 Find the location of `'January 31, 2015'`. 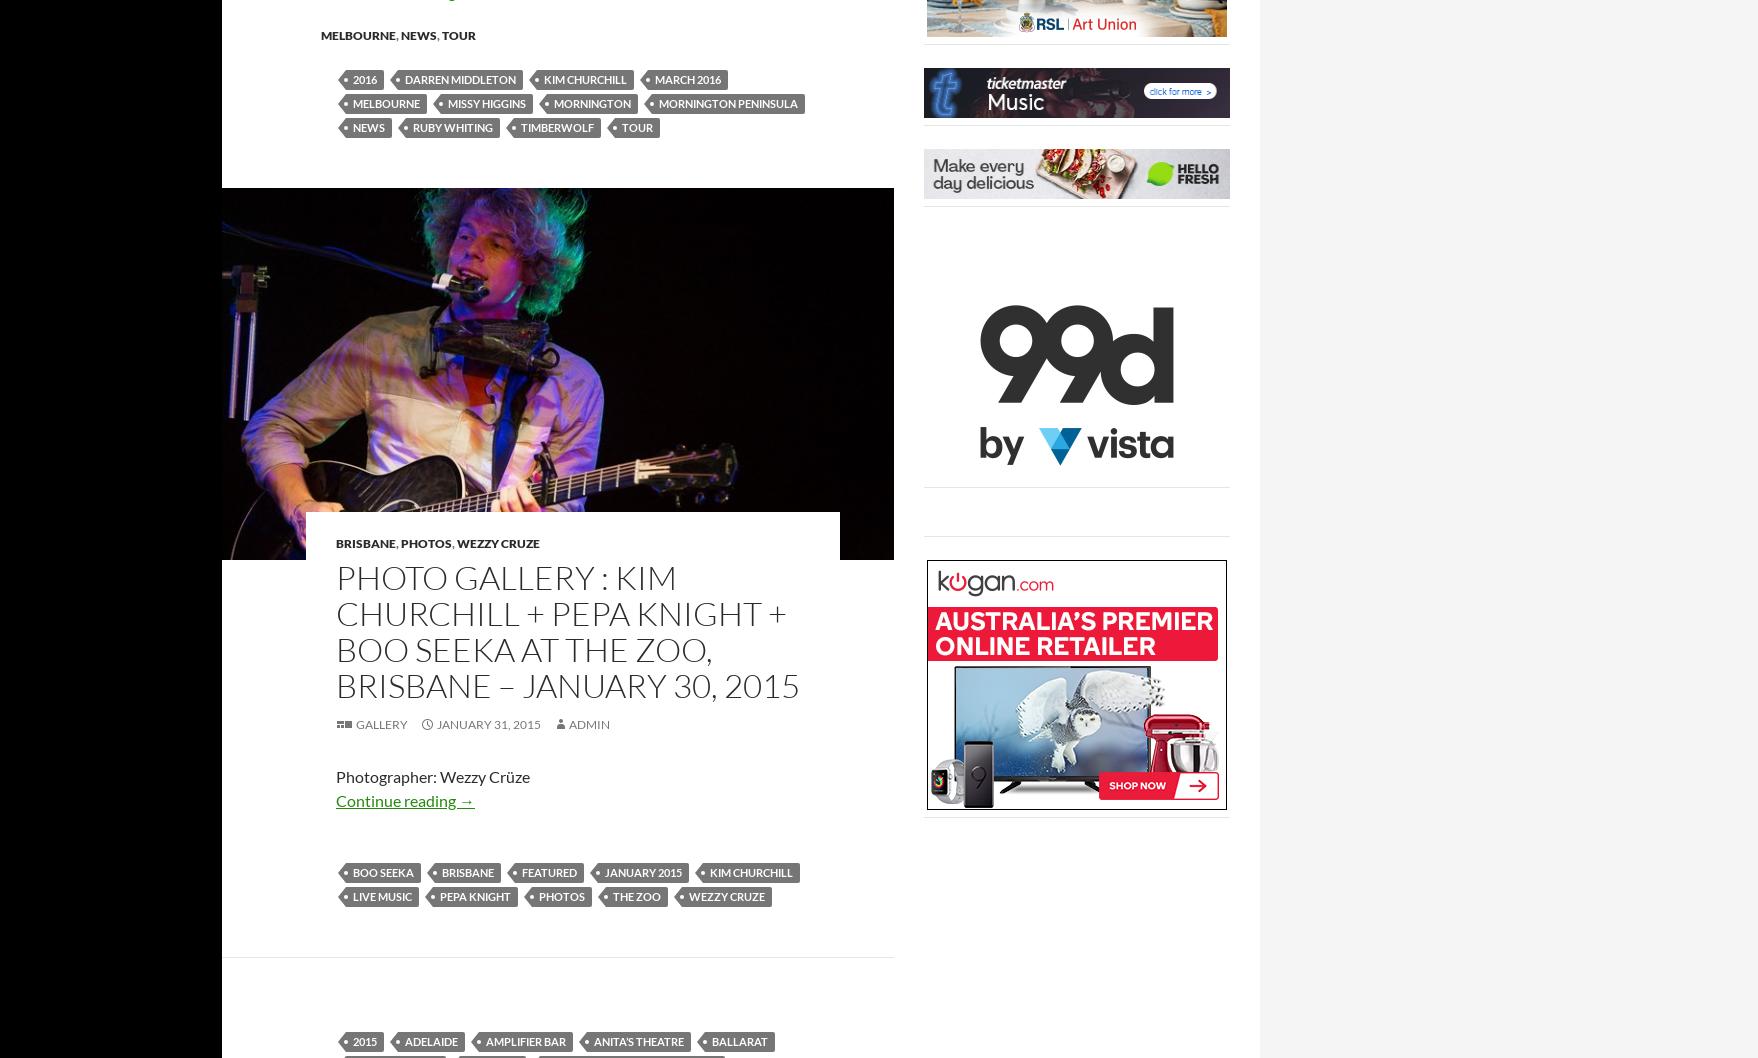

'January 31, 2015' is located at coordinates (437, 724).